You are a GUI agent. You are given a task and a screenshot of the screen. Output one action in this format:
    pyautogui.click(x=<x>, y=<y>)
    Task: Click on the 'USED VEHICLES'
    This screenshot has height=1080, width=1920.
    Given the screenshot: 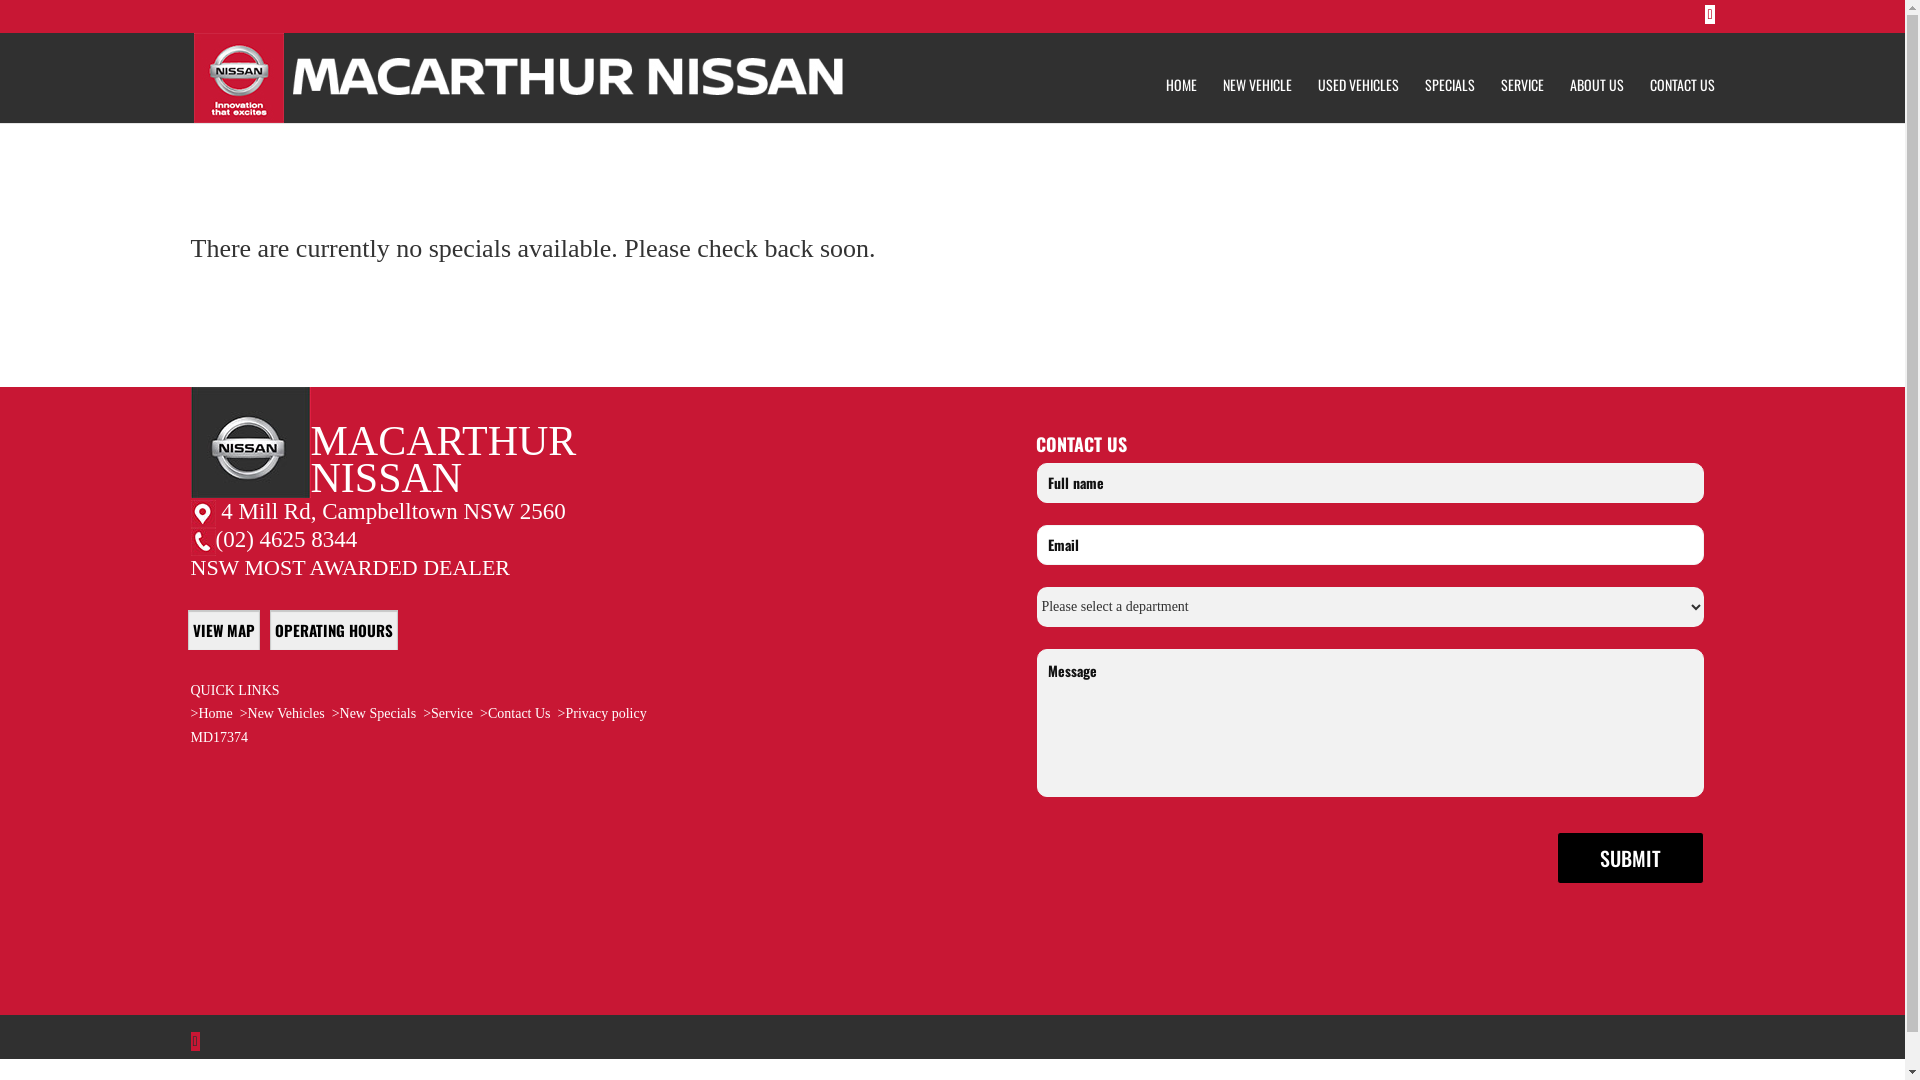 What is the action you would take?
    pyautogui.click(x=1358, y=91)
    